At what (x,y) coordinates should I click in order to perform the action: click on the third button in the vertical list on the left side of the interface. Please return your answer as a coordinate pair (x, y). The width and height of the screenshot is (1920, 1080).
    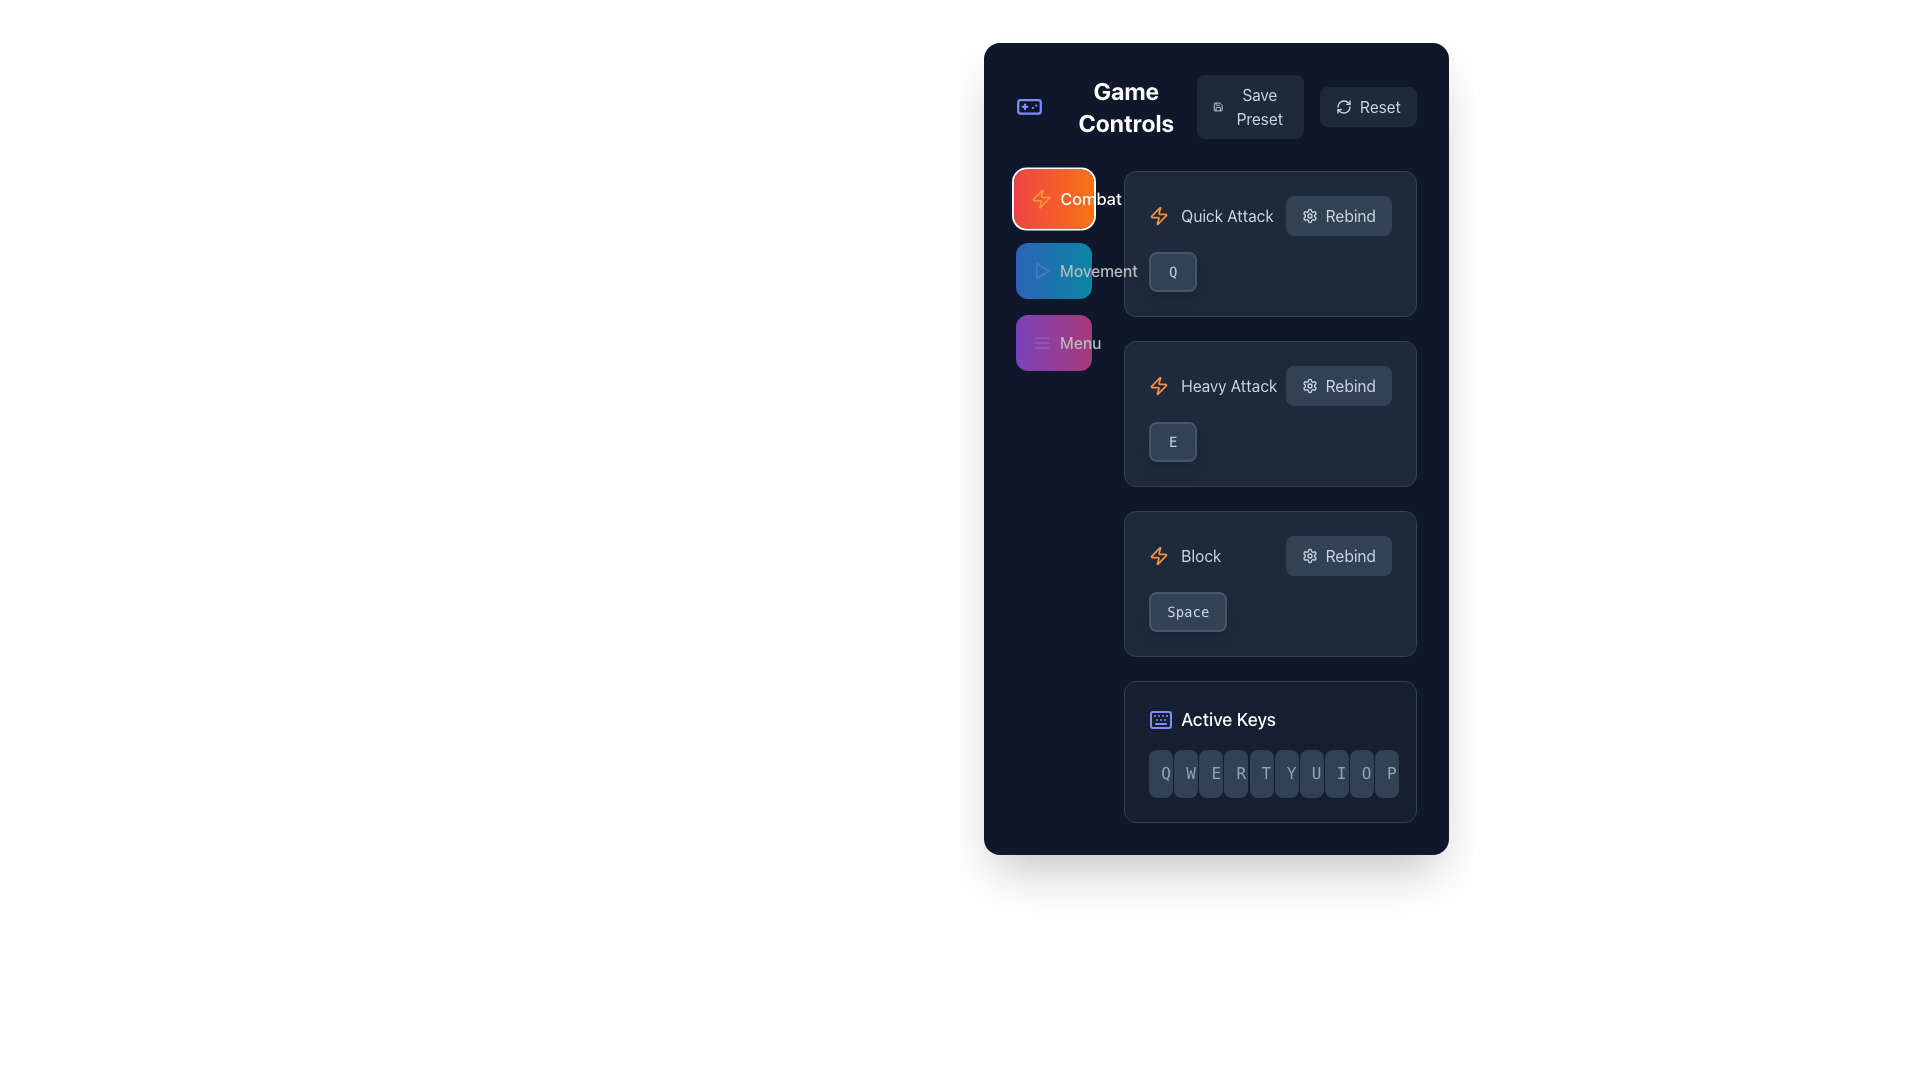
    Looking at the image, I should click on (1053, 342).